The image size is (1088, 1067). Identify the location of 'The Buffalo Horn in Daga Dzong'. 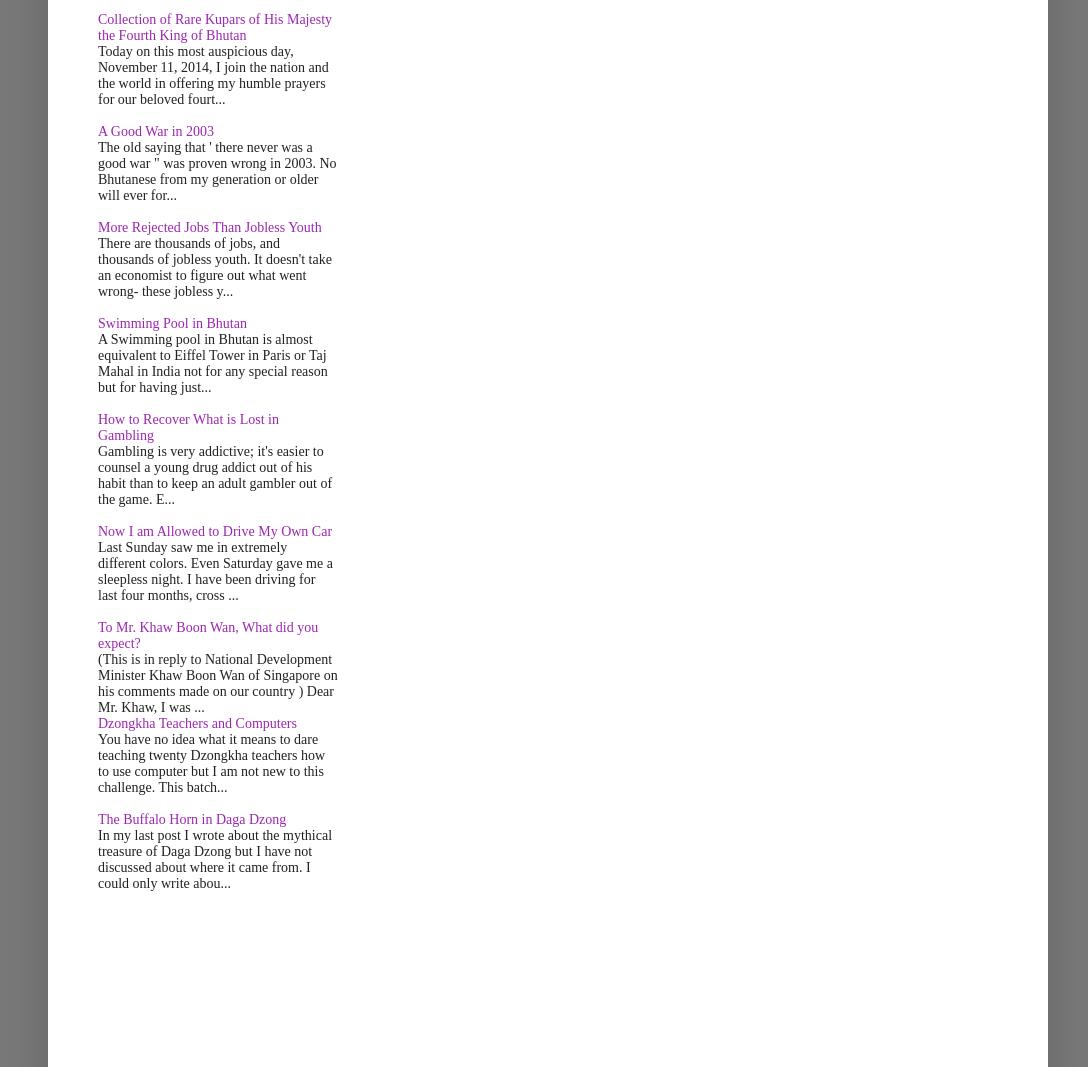
(191, 818).